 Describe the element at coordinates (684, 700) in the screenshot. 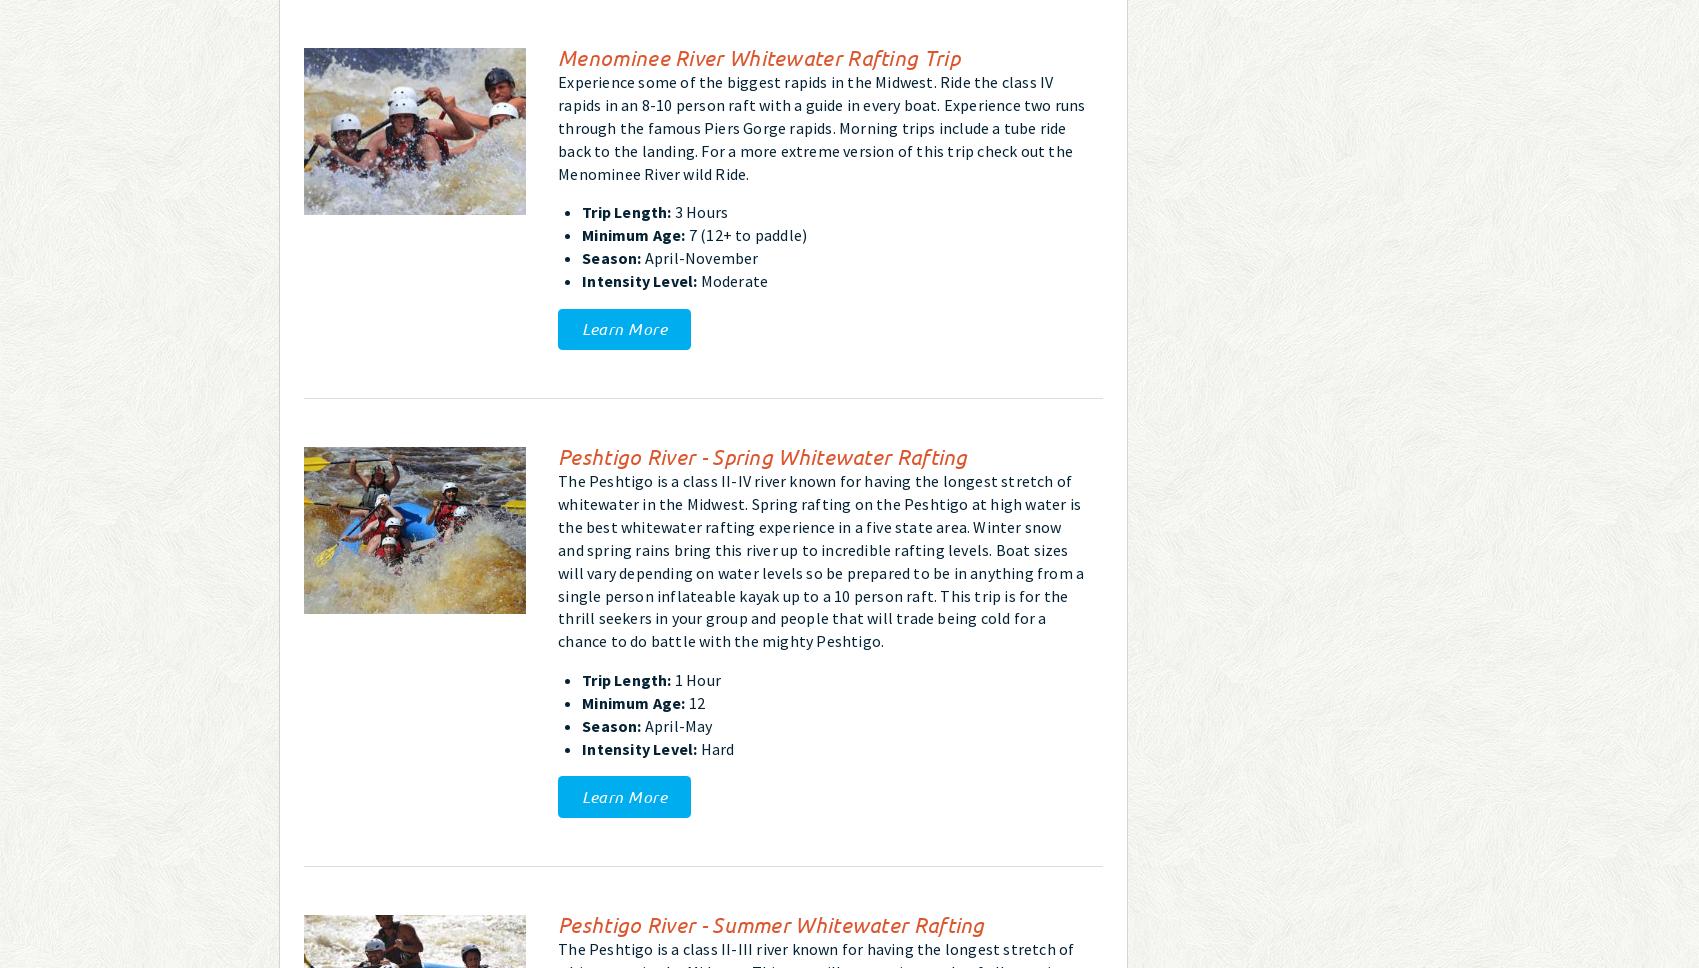

I see `'12'` at that location.